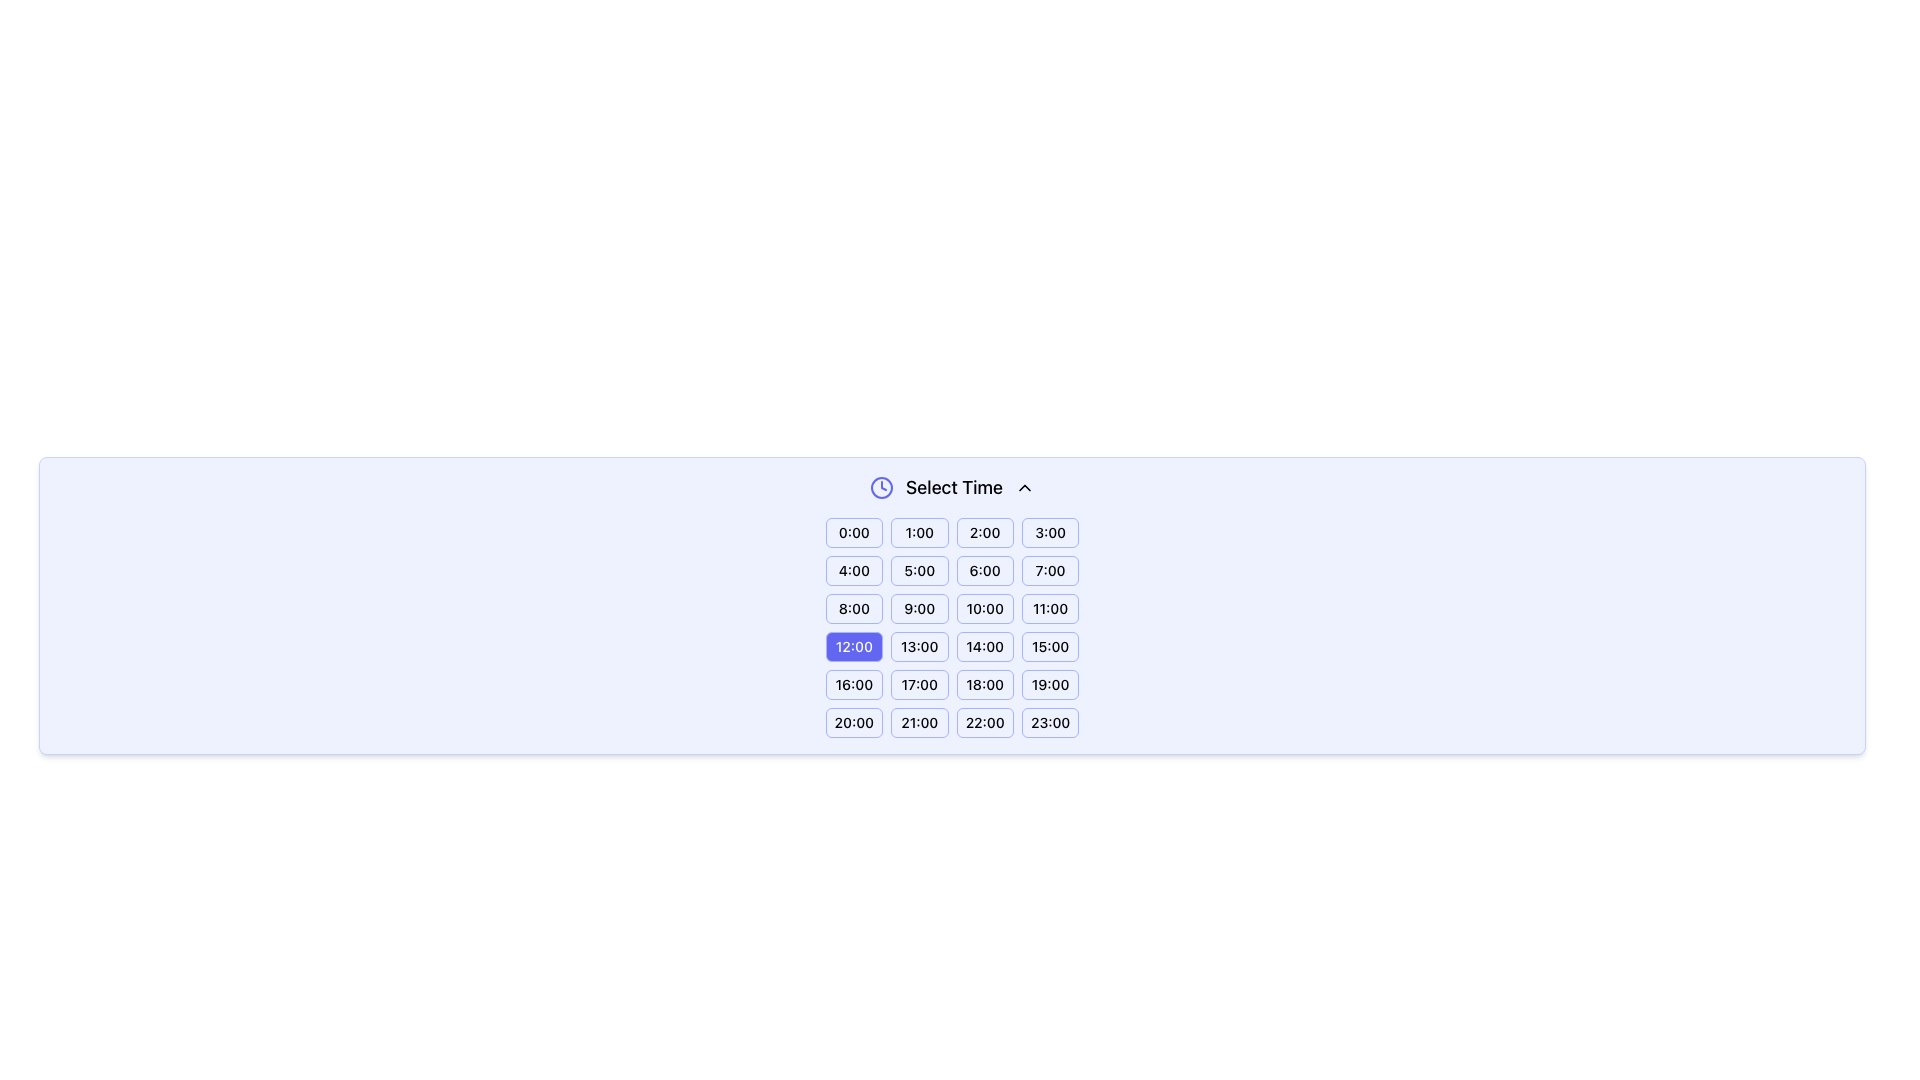  Describe the element at coordinates (985, 531) in the screenshot. I see `the third button in the first row of the time selection grid` at that location.